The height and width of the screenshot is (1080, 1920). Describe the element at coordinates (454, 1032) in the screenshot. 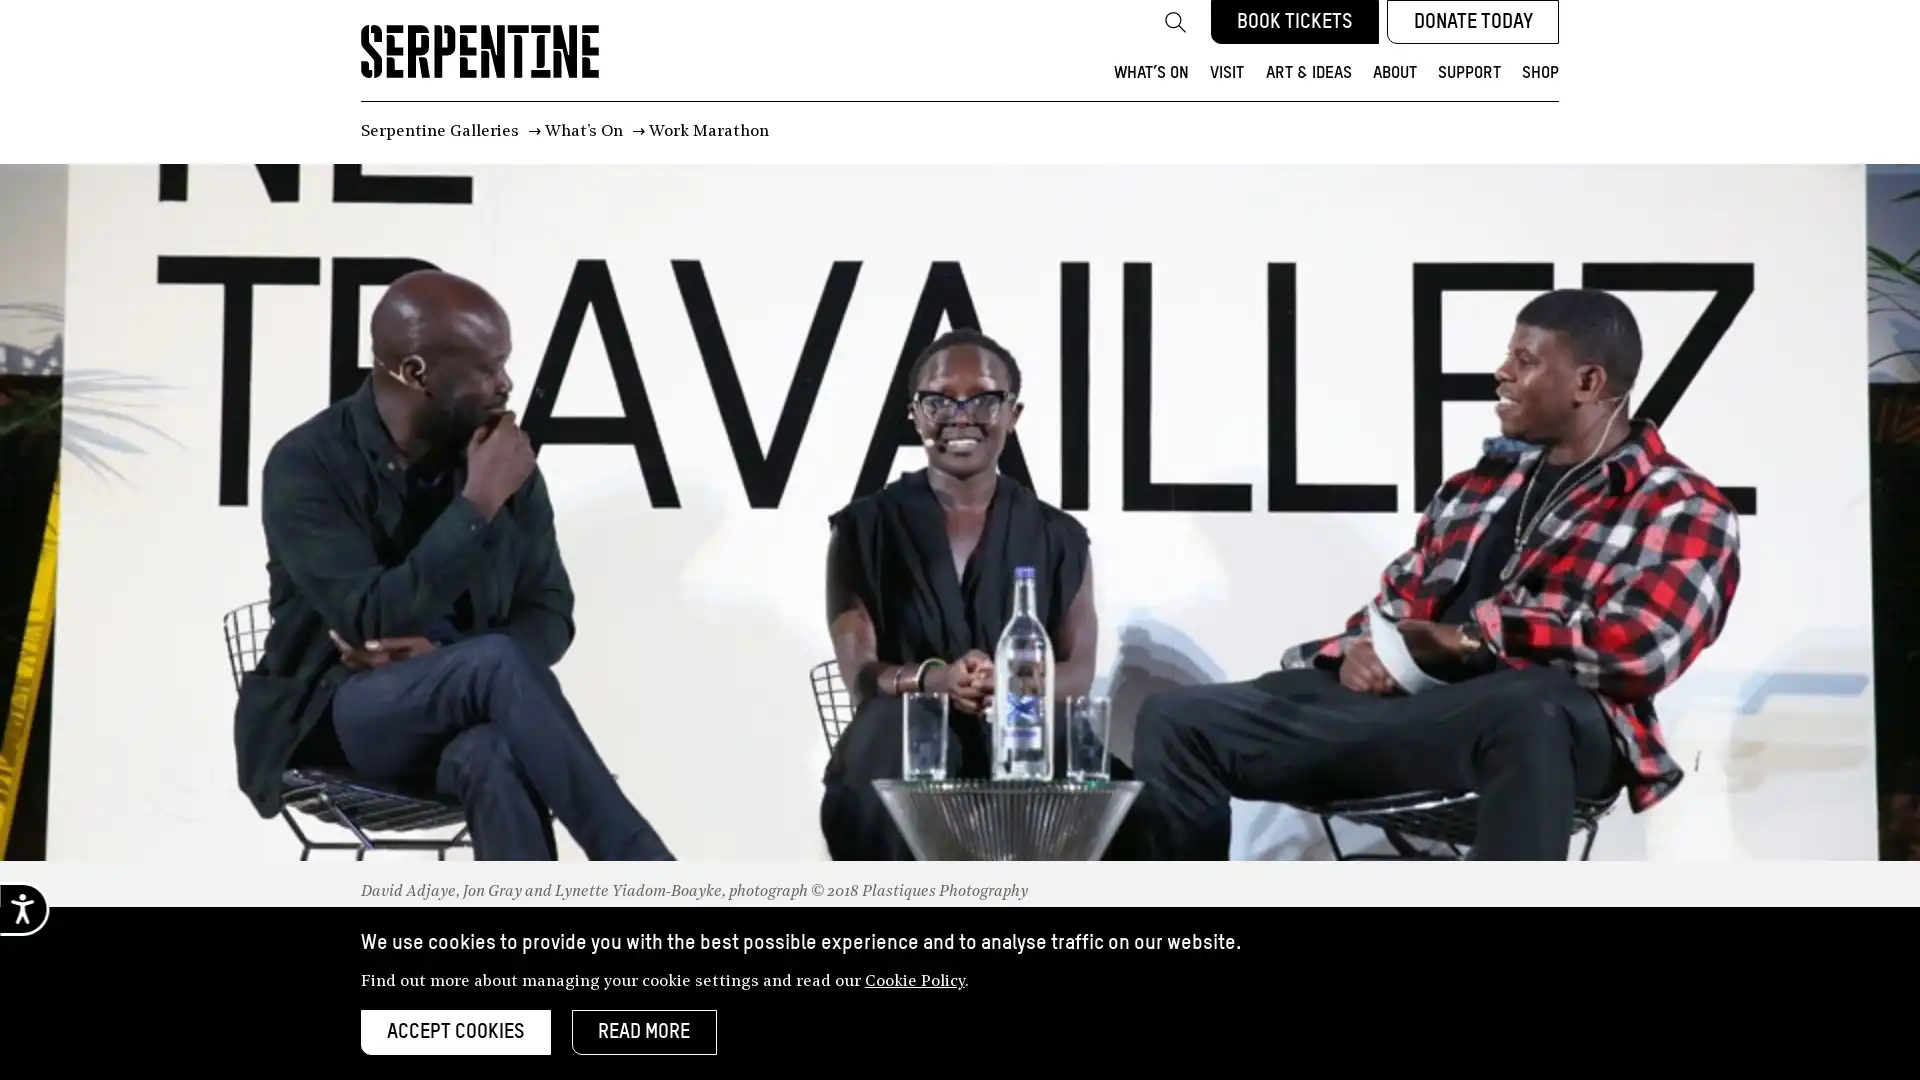

I see `ACCEPT COOKIES` at that location.